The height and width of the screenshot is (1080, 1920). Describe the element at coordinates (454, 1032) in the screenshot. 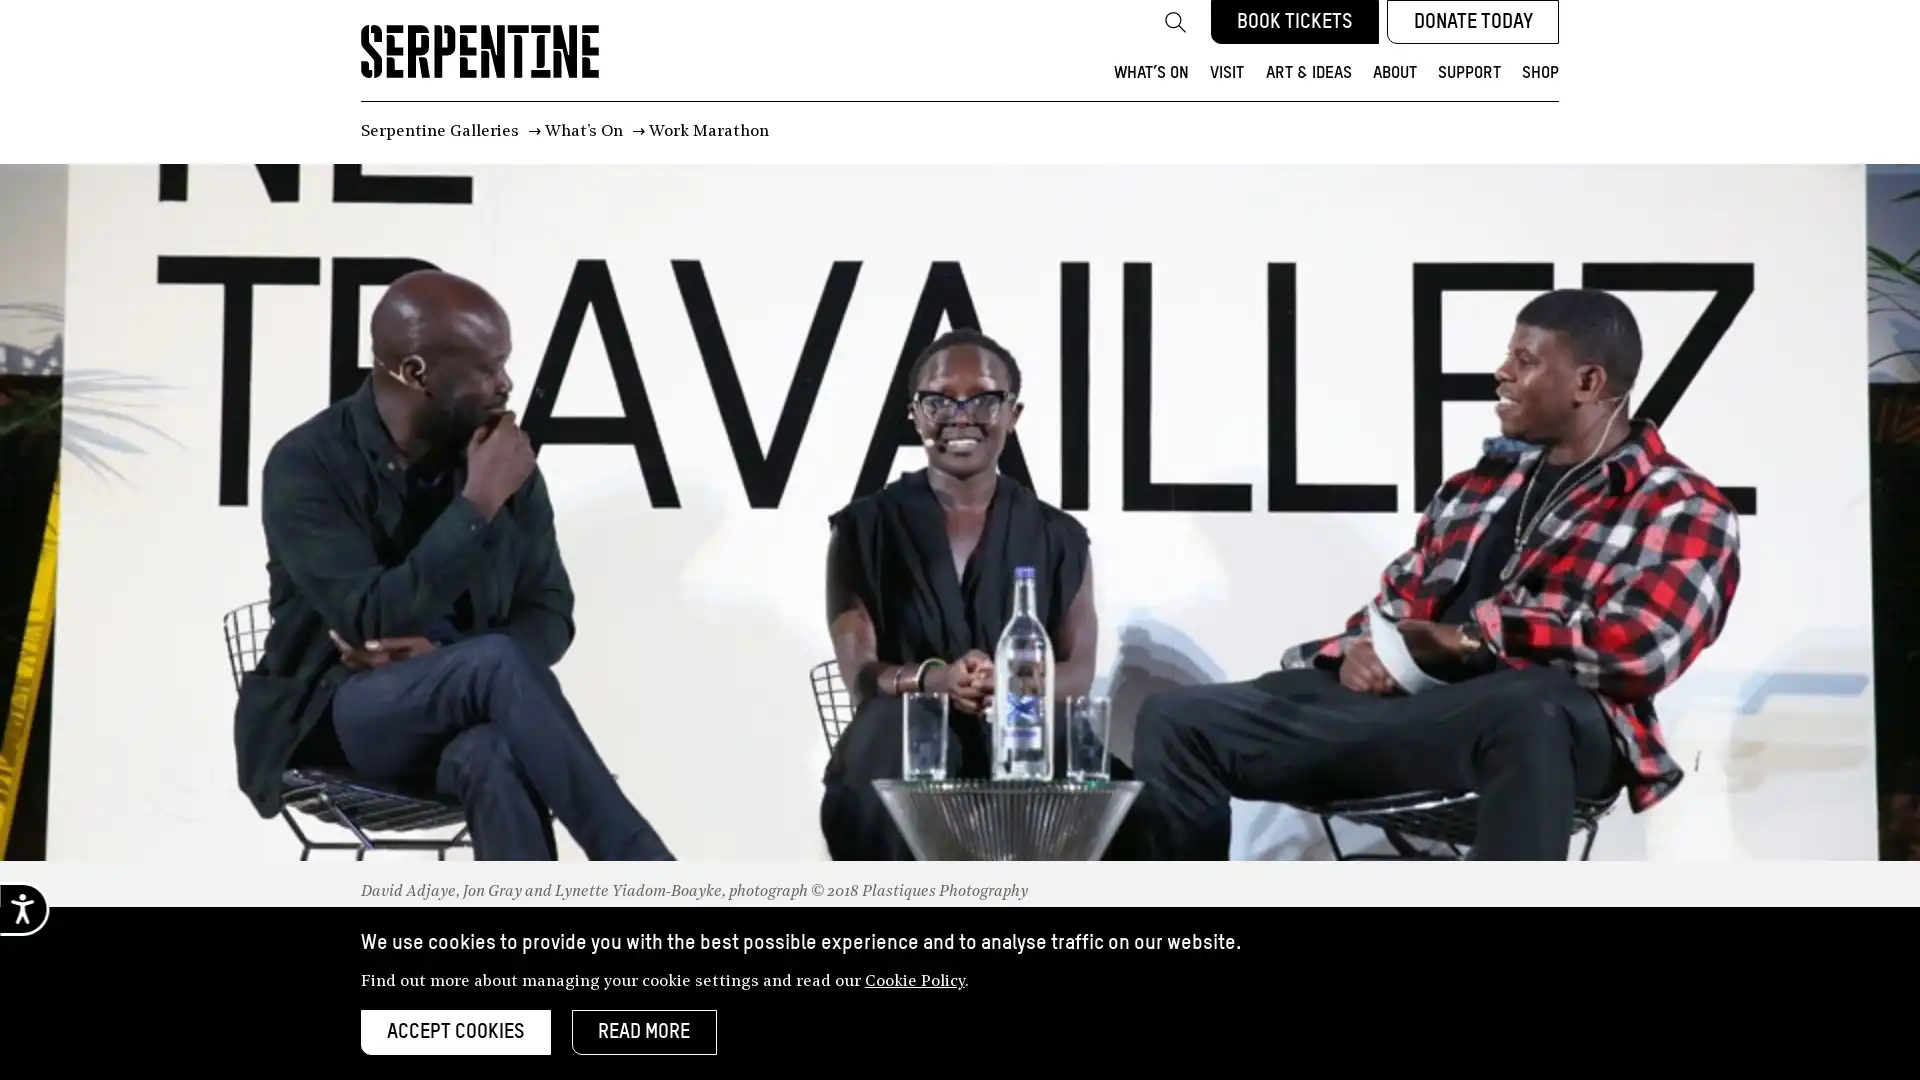

I see `ACCEPT COOKIES` at that location.